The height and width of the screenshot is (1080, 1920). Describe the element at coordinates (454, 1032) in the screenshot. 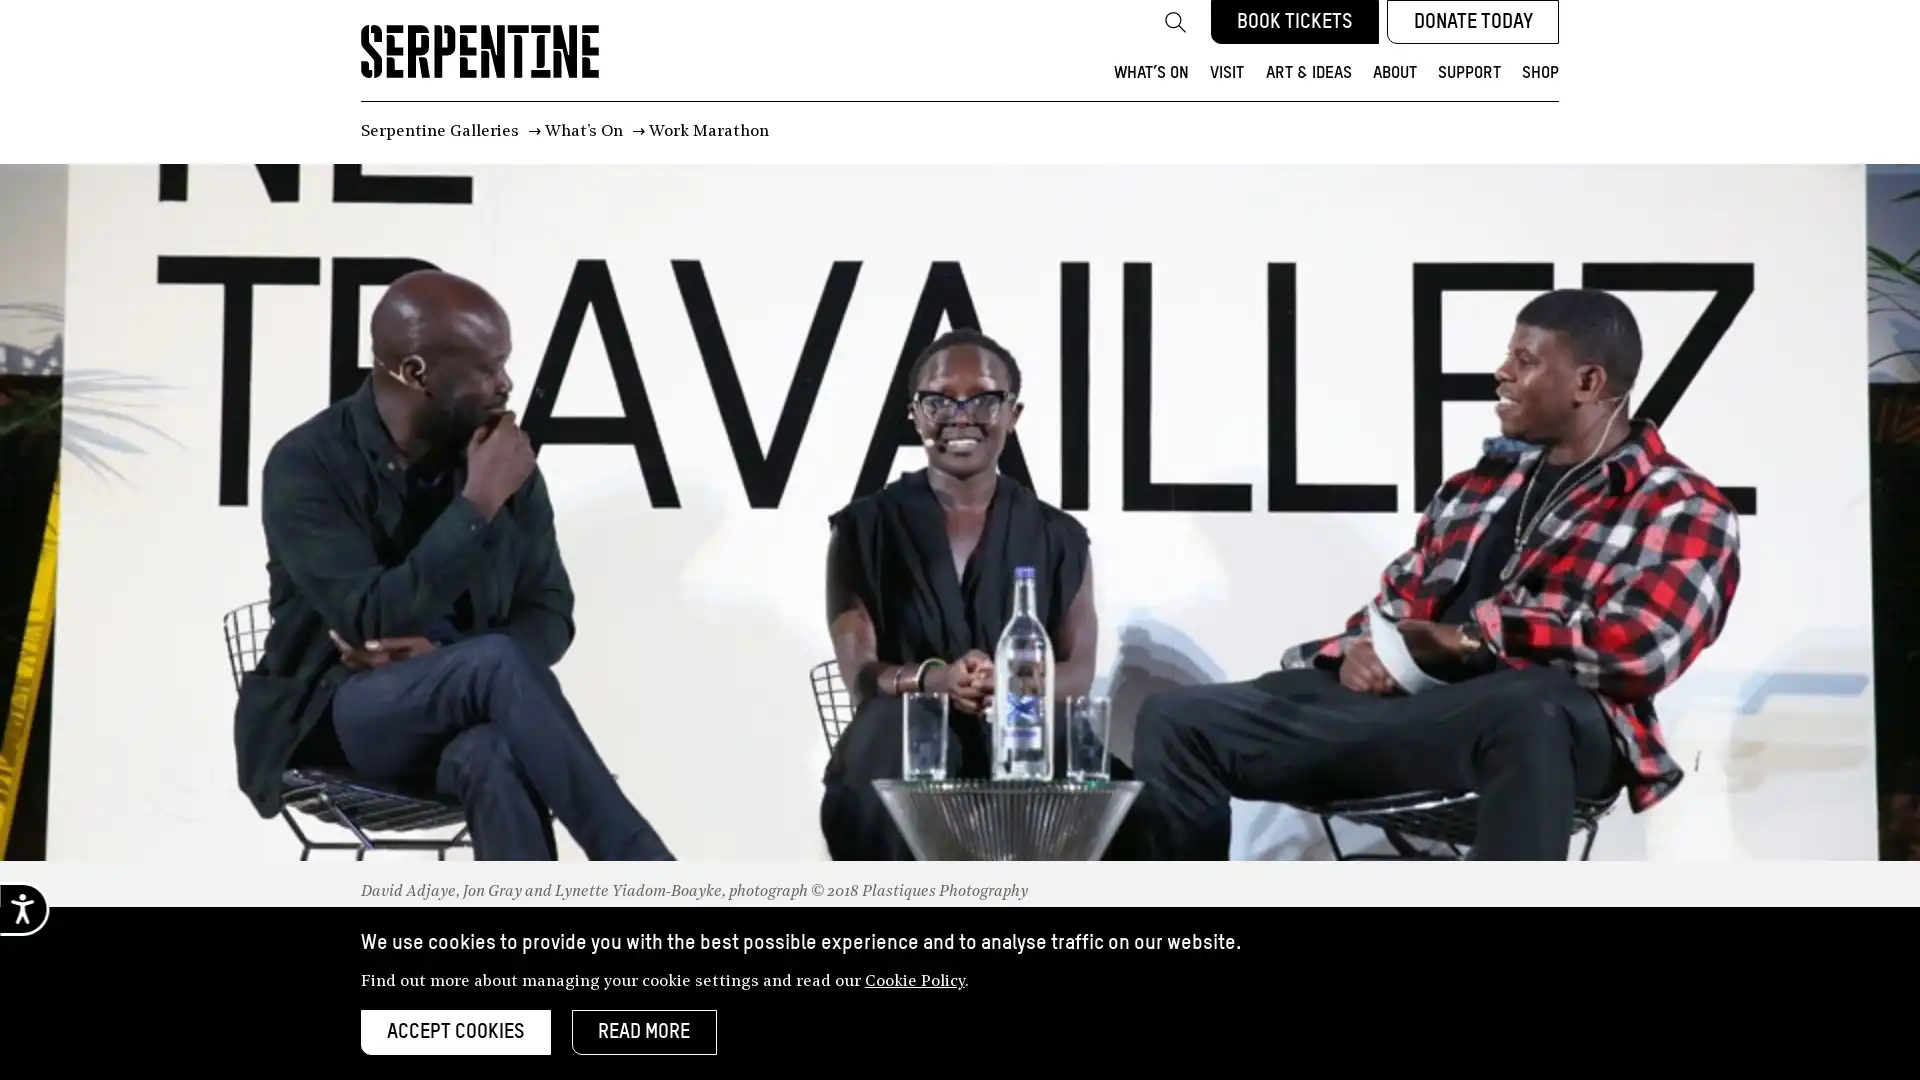

I see `ACCEPT COOKIES` at that location.